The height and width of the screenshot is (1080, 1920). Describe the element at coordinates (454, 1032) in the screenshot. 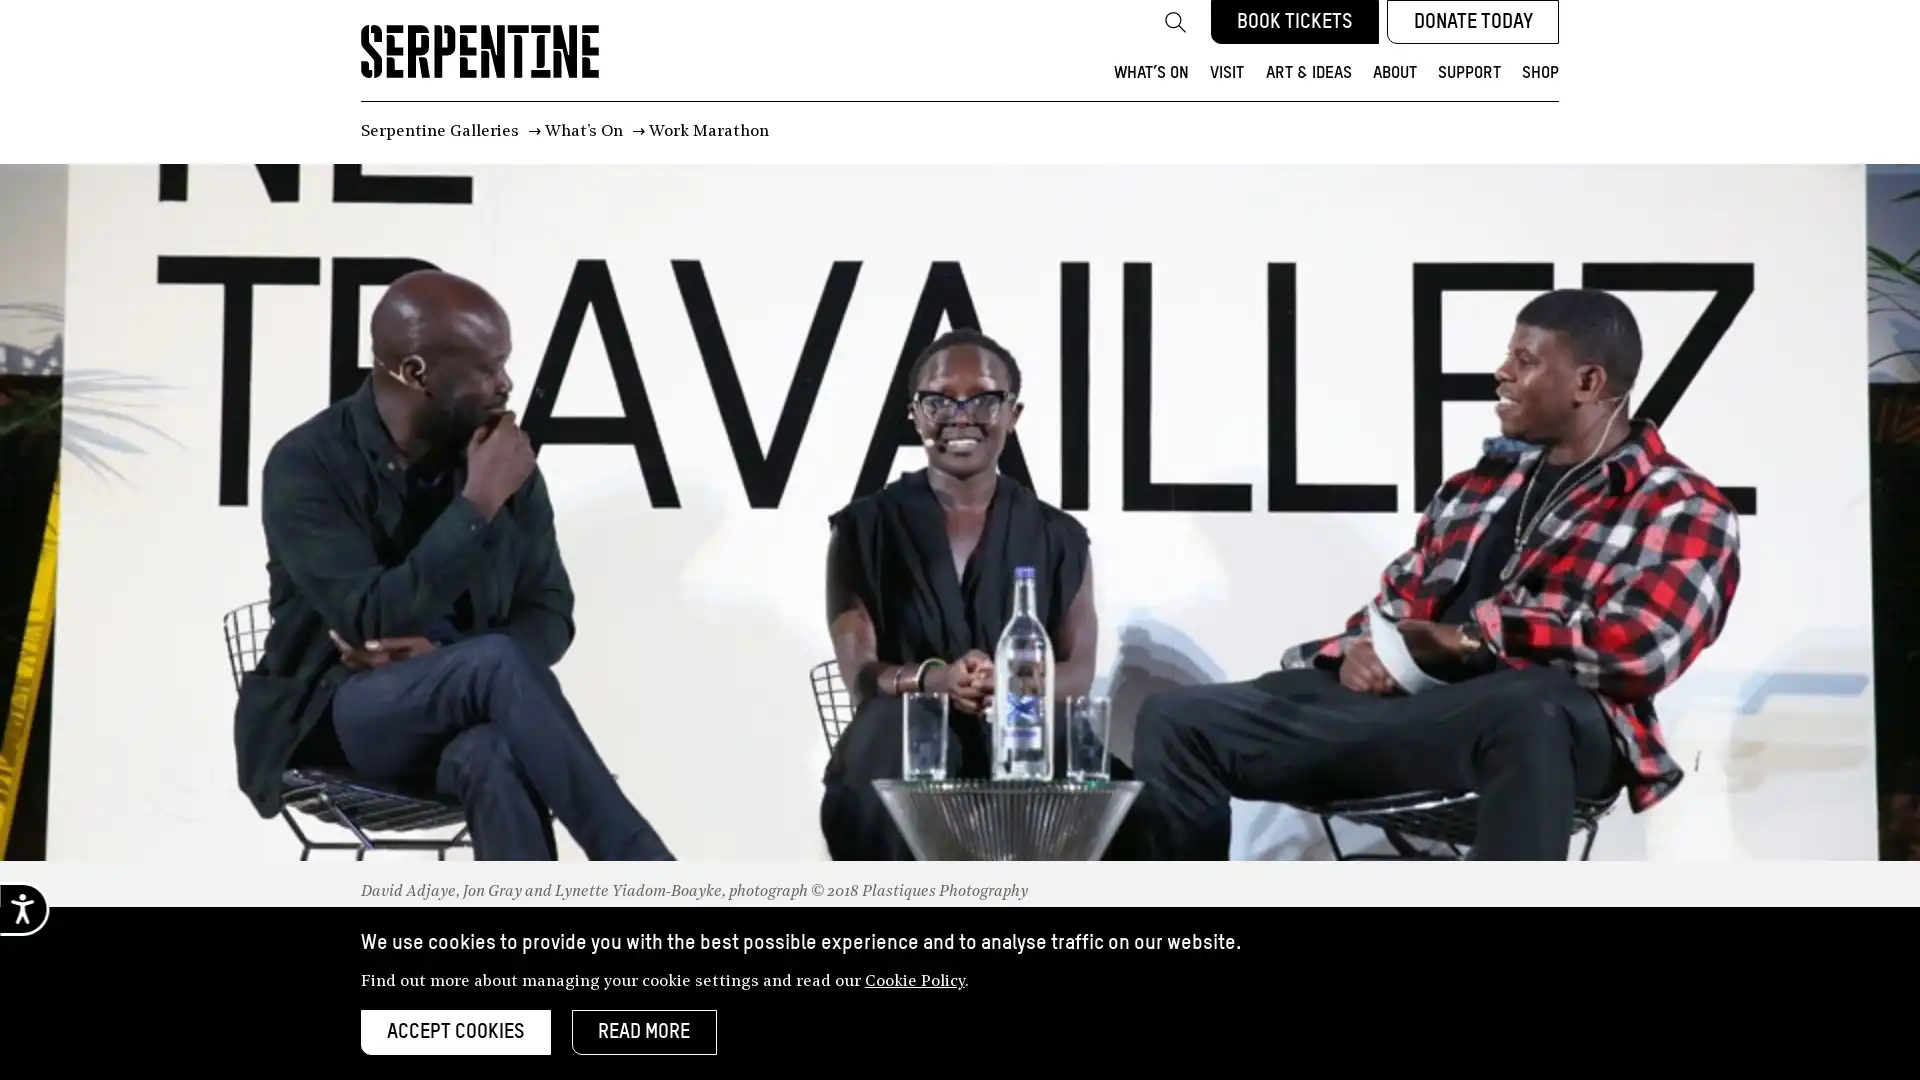

I see `ACCEPT COOKIES` at that location.